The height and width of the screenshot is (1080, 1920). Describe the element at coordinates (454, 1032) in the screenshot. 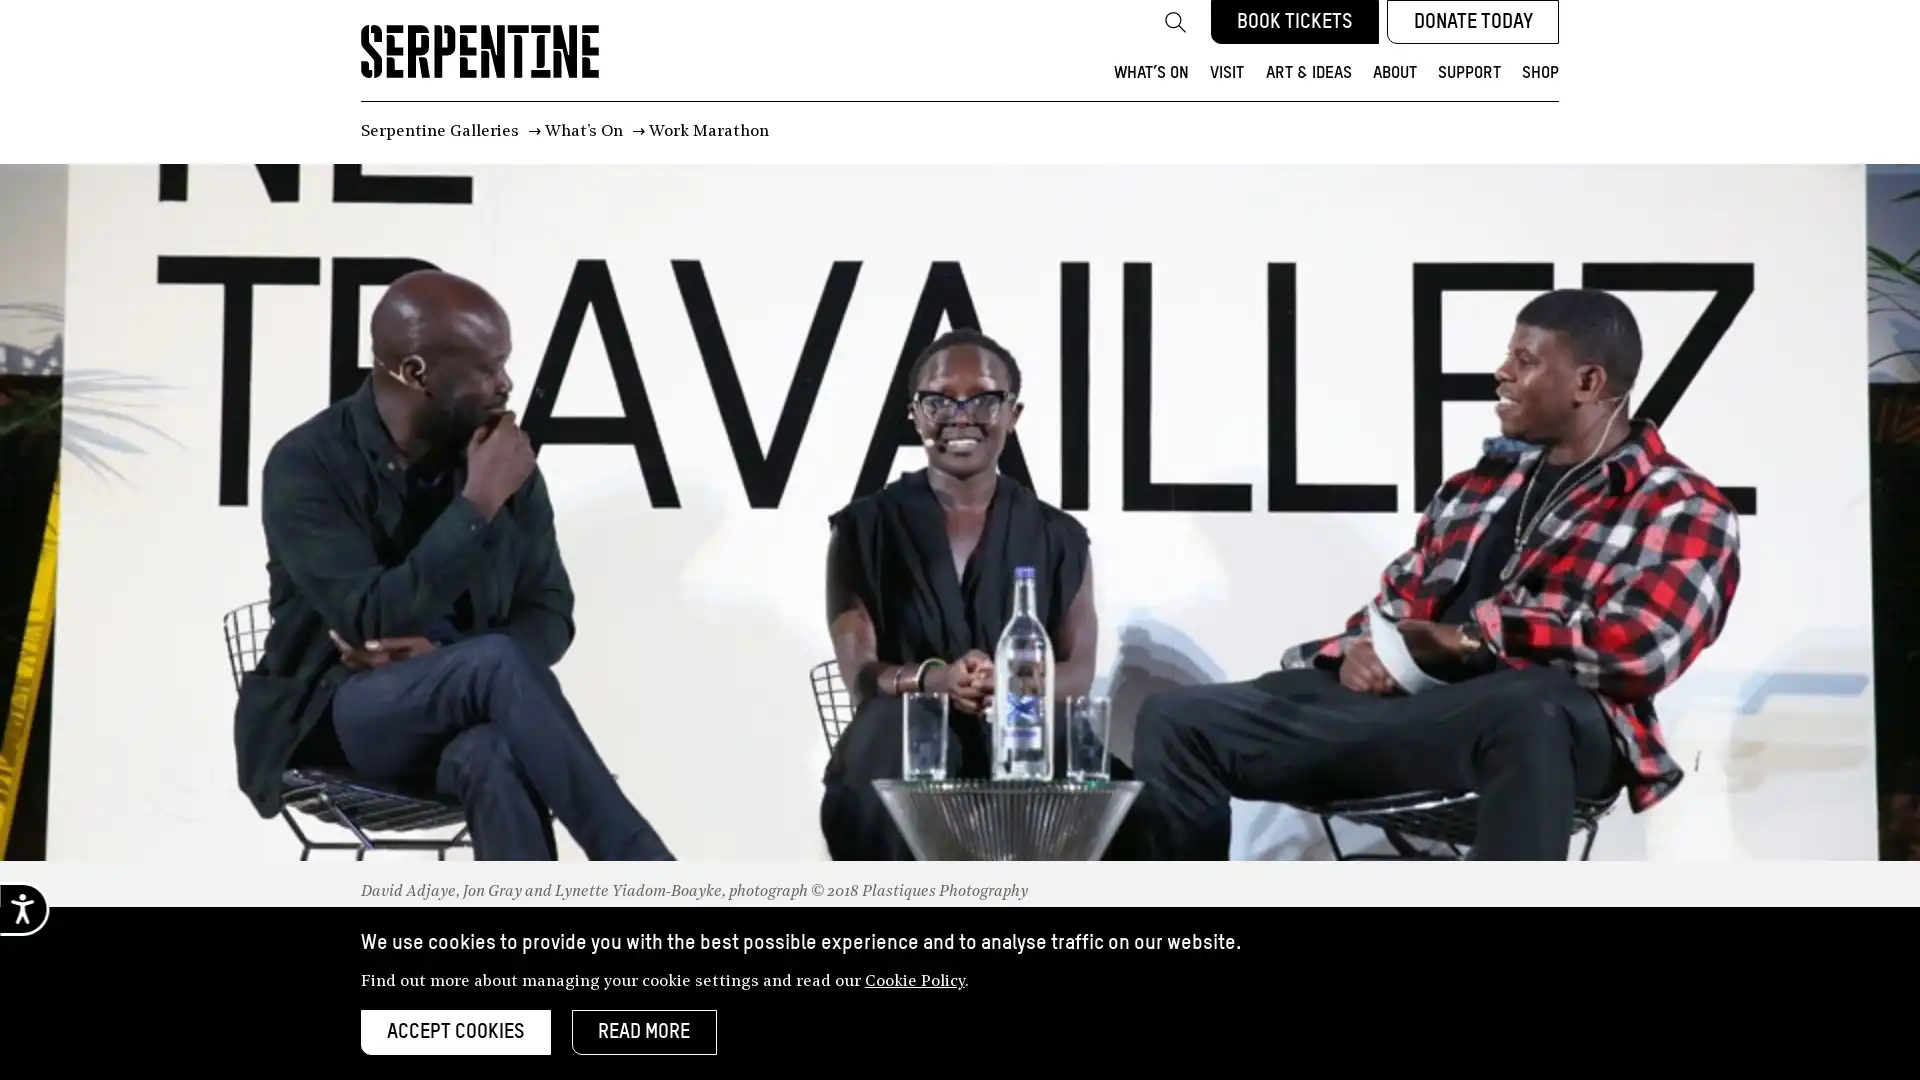

I see `ACCEPT COOKIES` at that location.